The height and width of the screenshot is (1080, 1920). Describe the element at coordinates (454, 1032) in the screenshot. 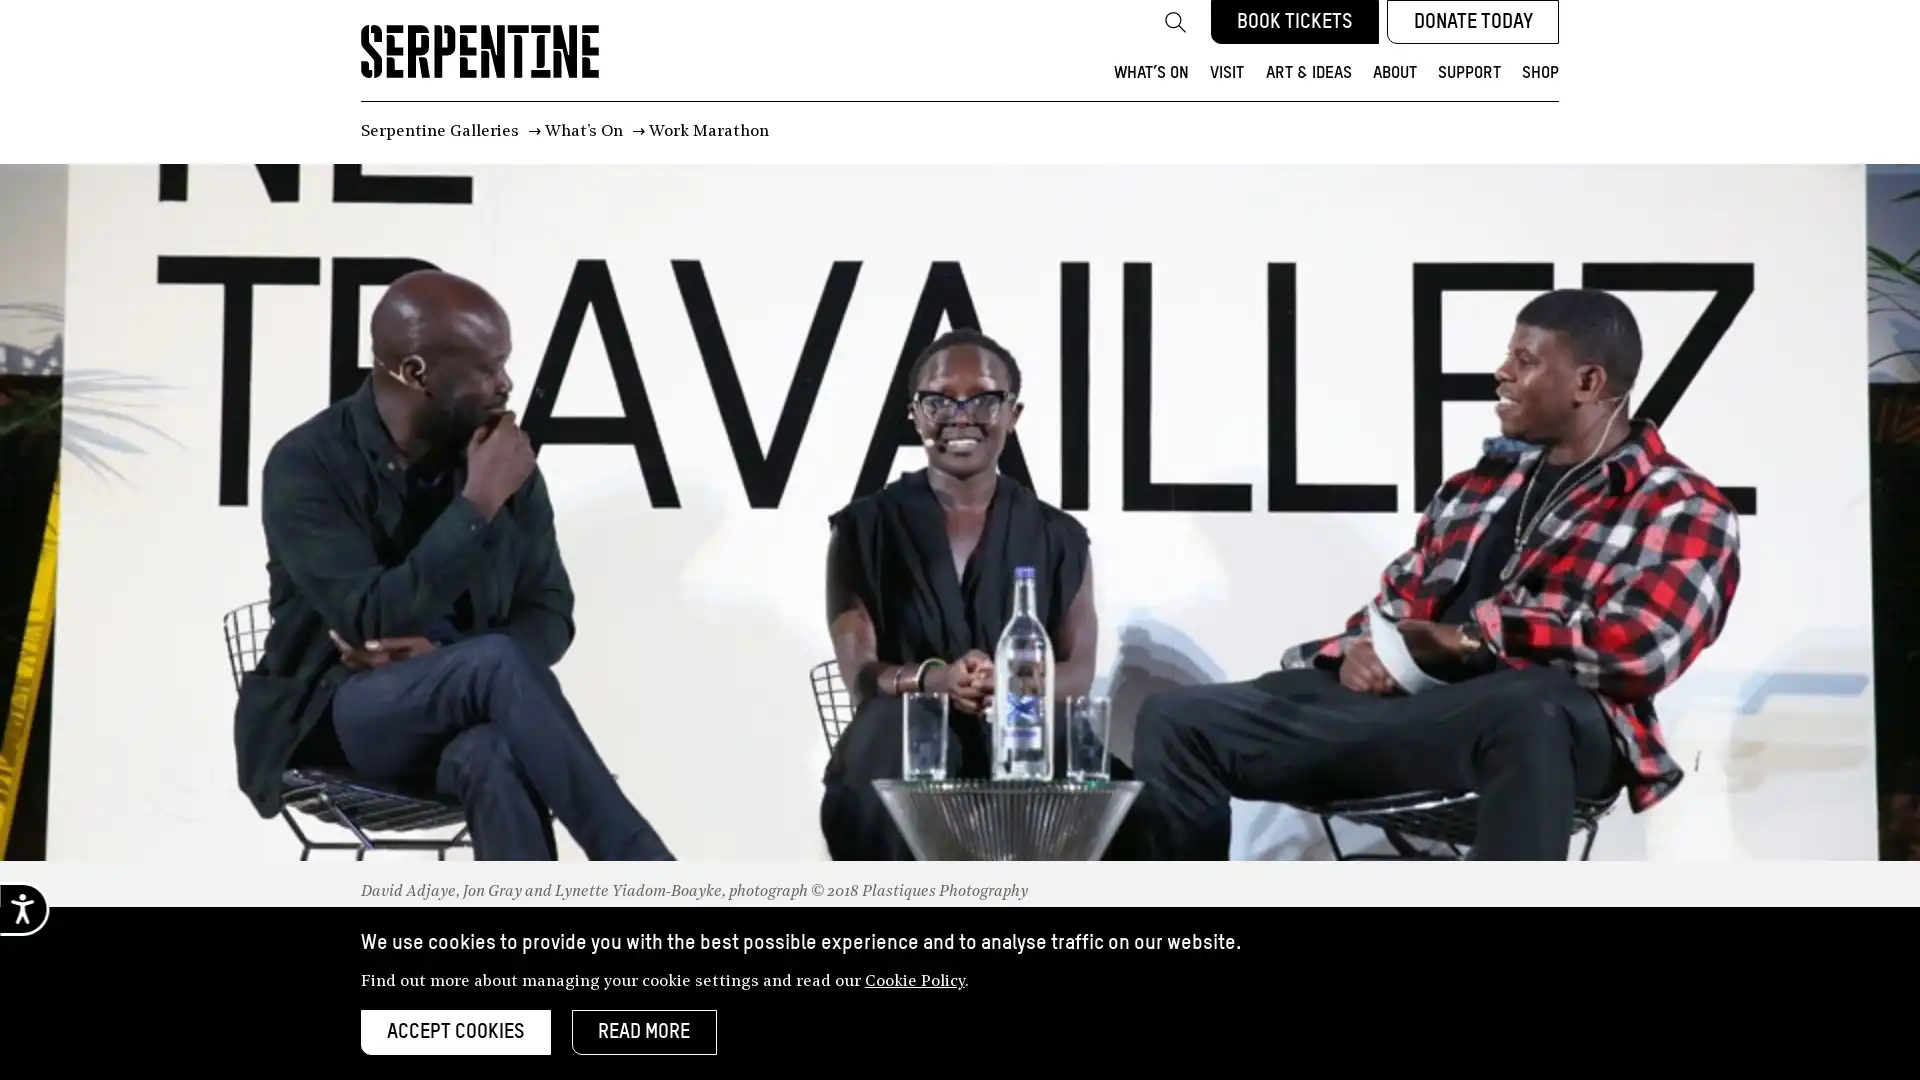

I see `ACCEPT COOKIES` at that location.